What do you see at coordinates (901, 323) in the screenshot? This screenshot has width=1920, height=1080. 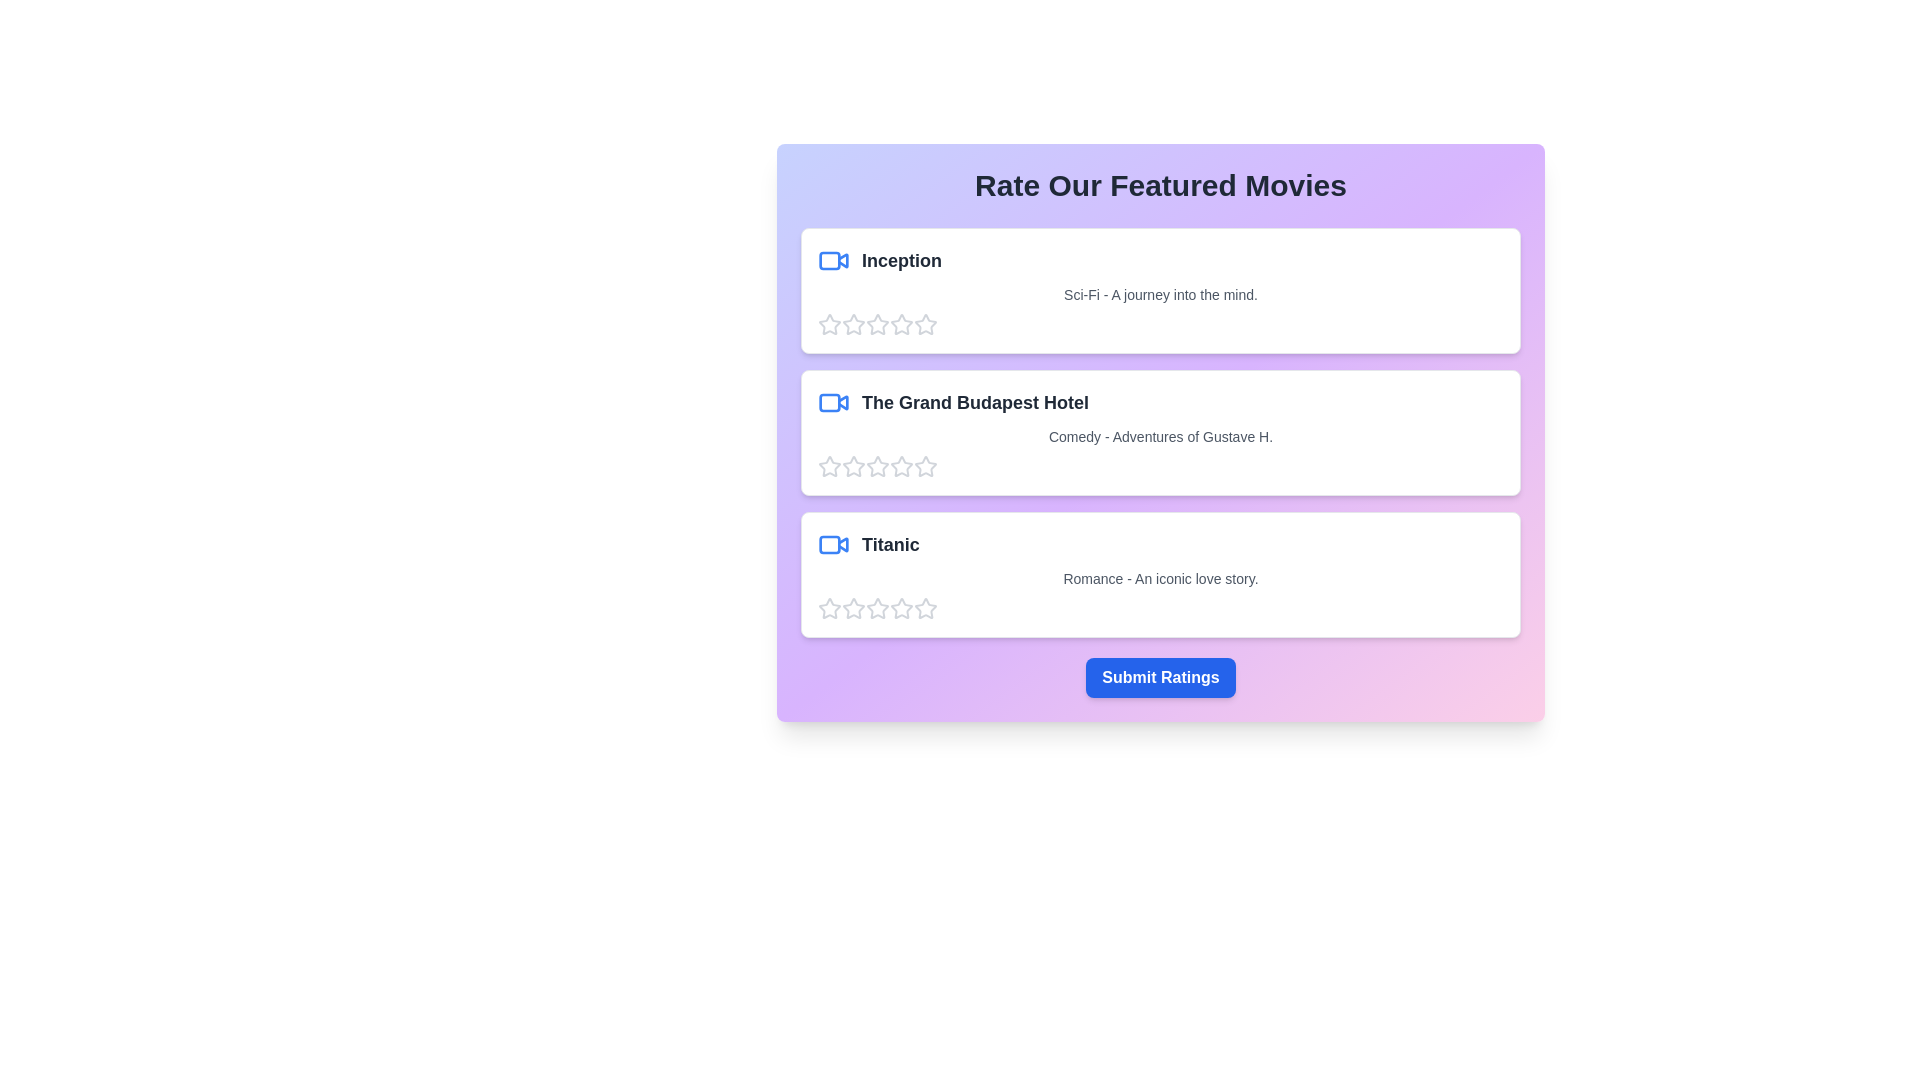 I see `the star corresponding to 4 stars to preview the rating` at bounding box center [901, 323].